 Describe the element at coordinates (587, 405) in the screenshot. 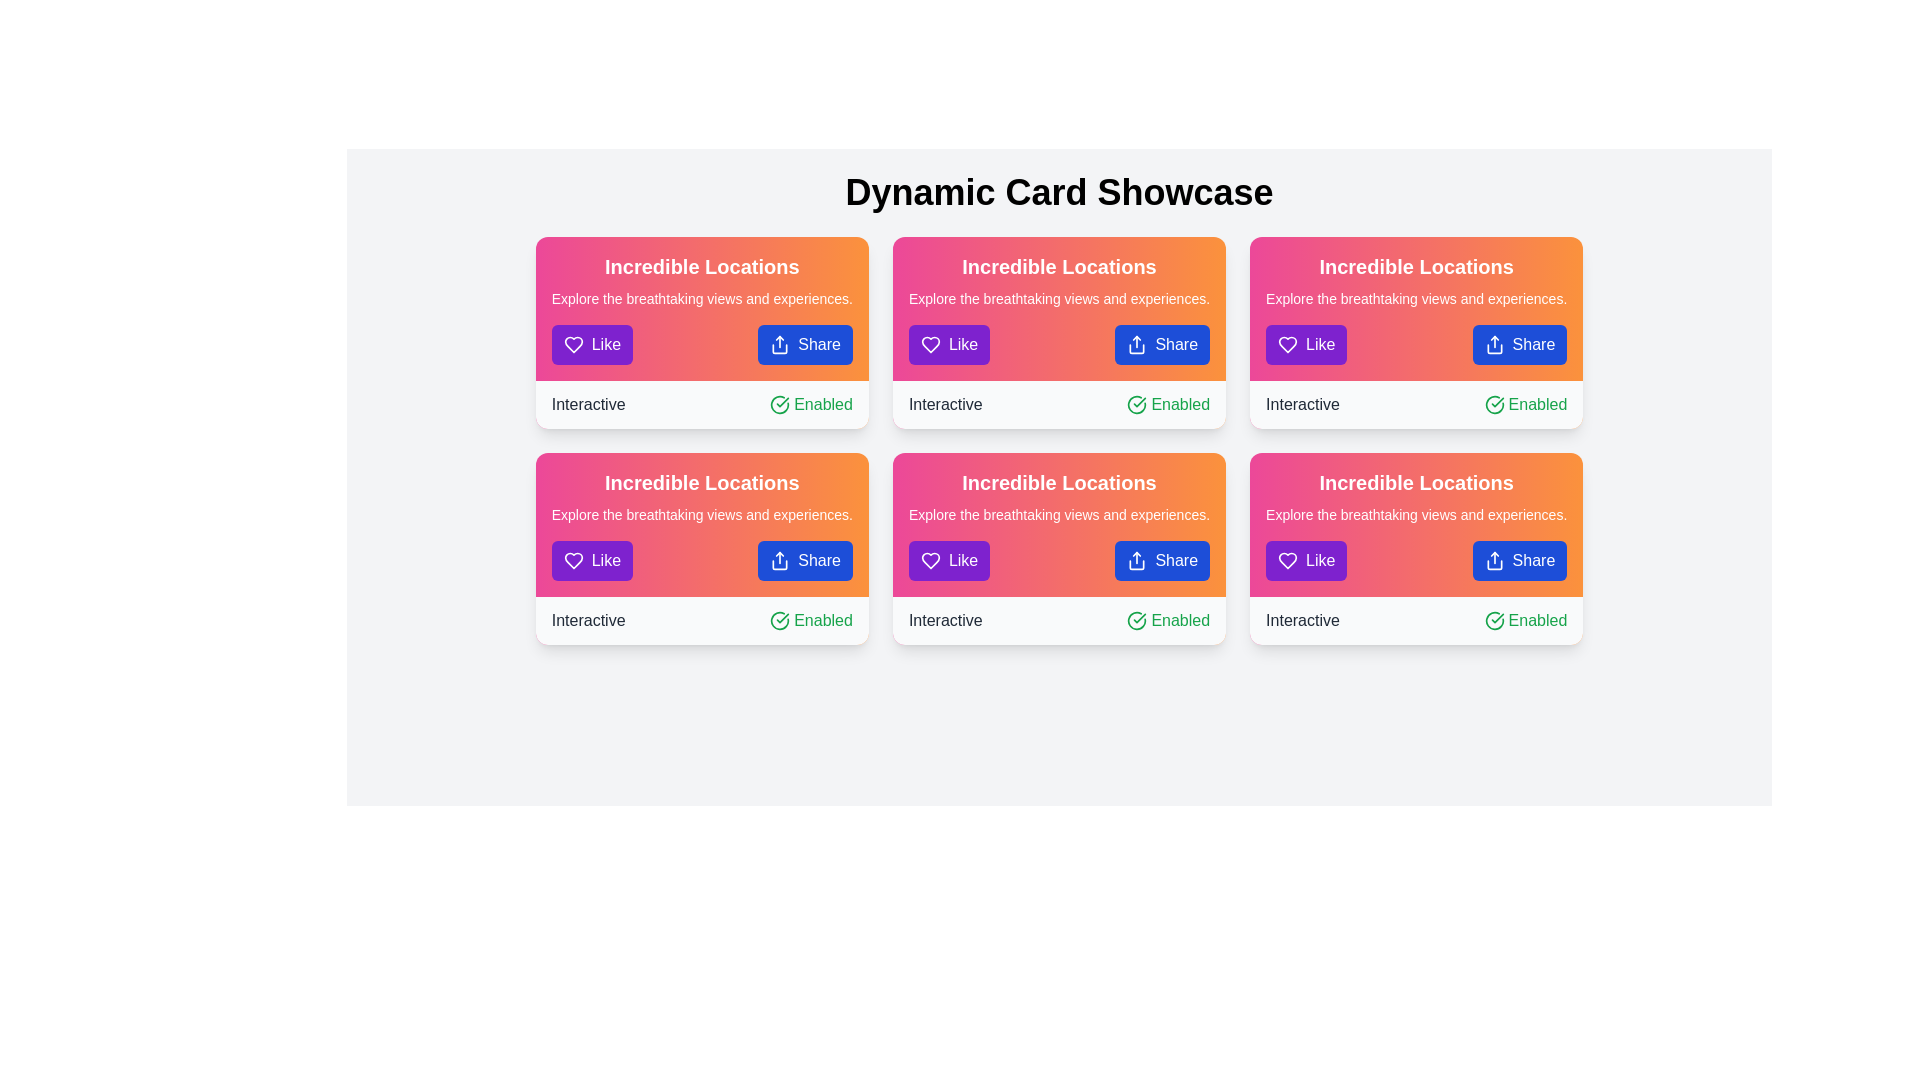

I see `label text that describes the interactive state of the card, positioned in the gray background section of the card, leftmost in the first column, second row, above the checkbox icon and to the left of the green 'Enabled' label` at that location.